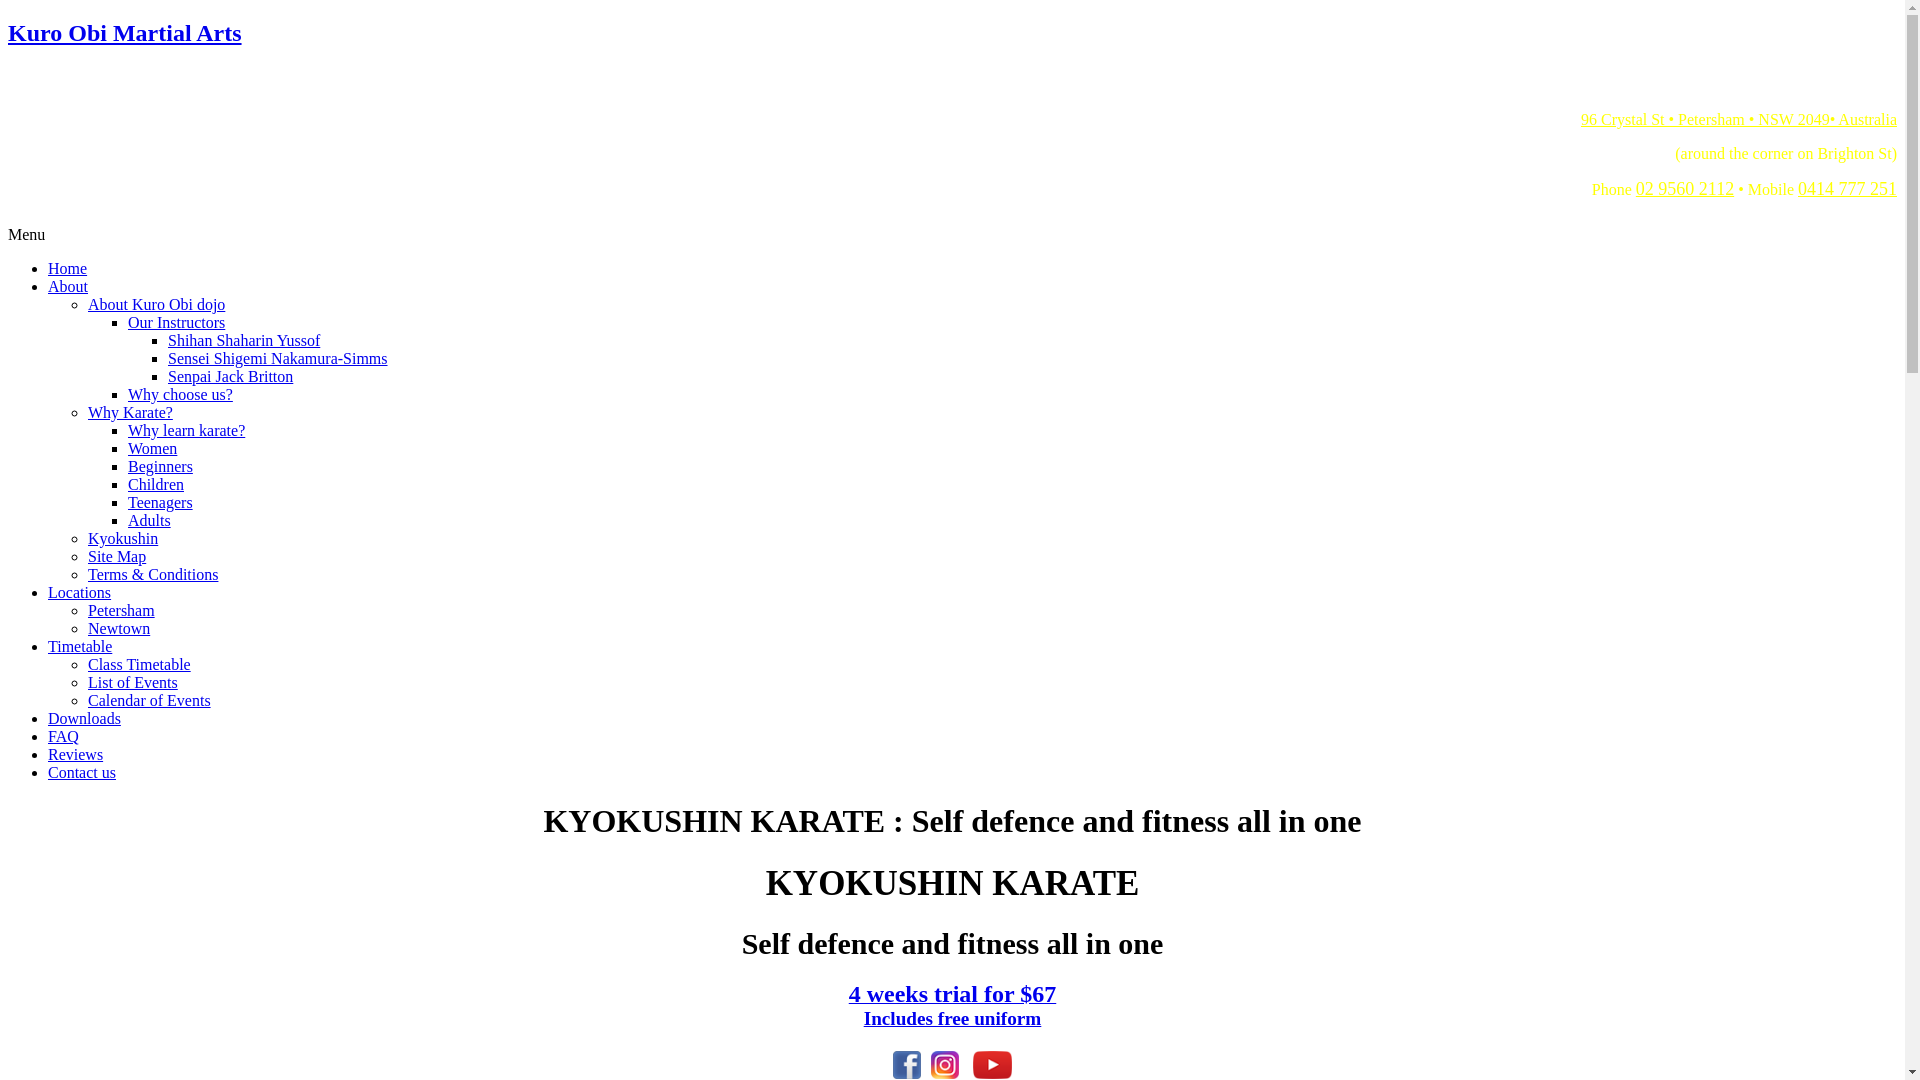  Describe the element at coordinates (75, 754) in the screenshot. I see `'Reviews'` at that location.